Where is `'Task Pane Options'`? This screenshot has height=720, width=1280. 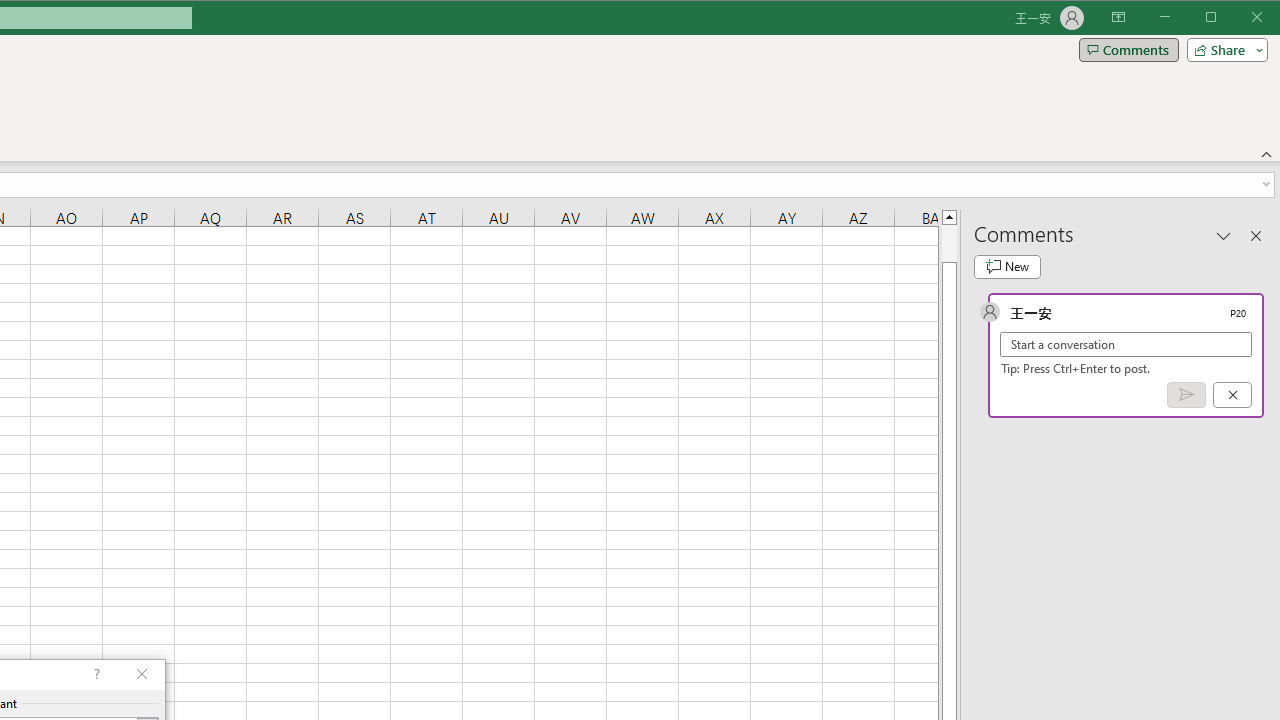 'Task Pane Options' is located at coordinates (1223, 234).